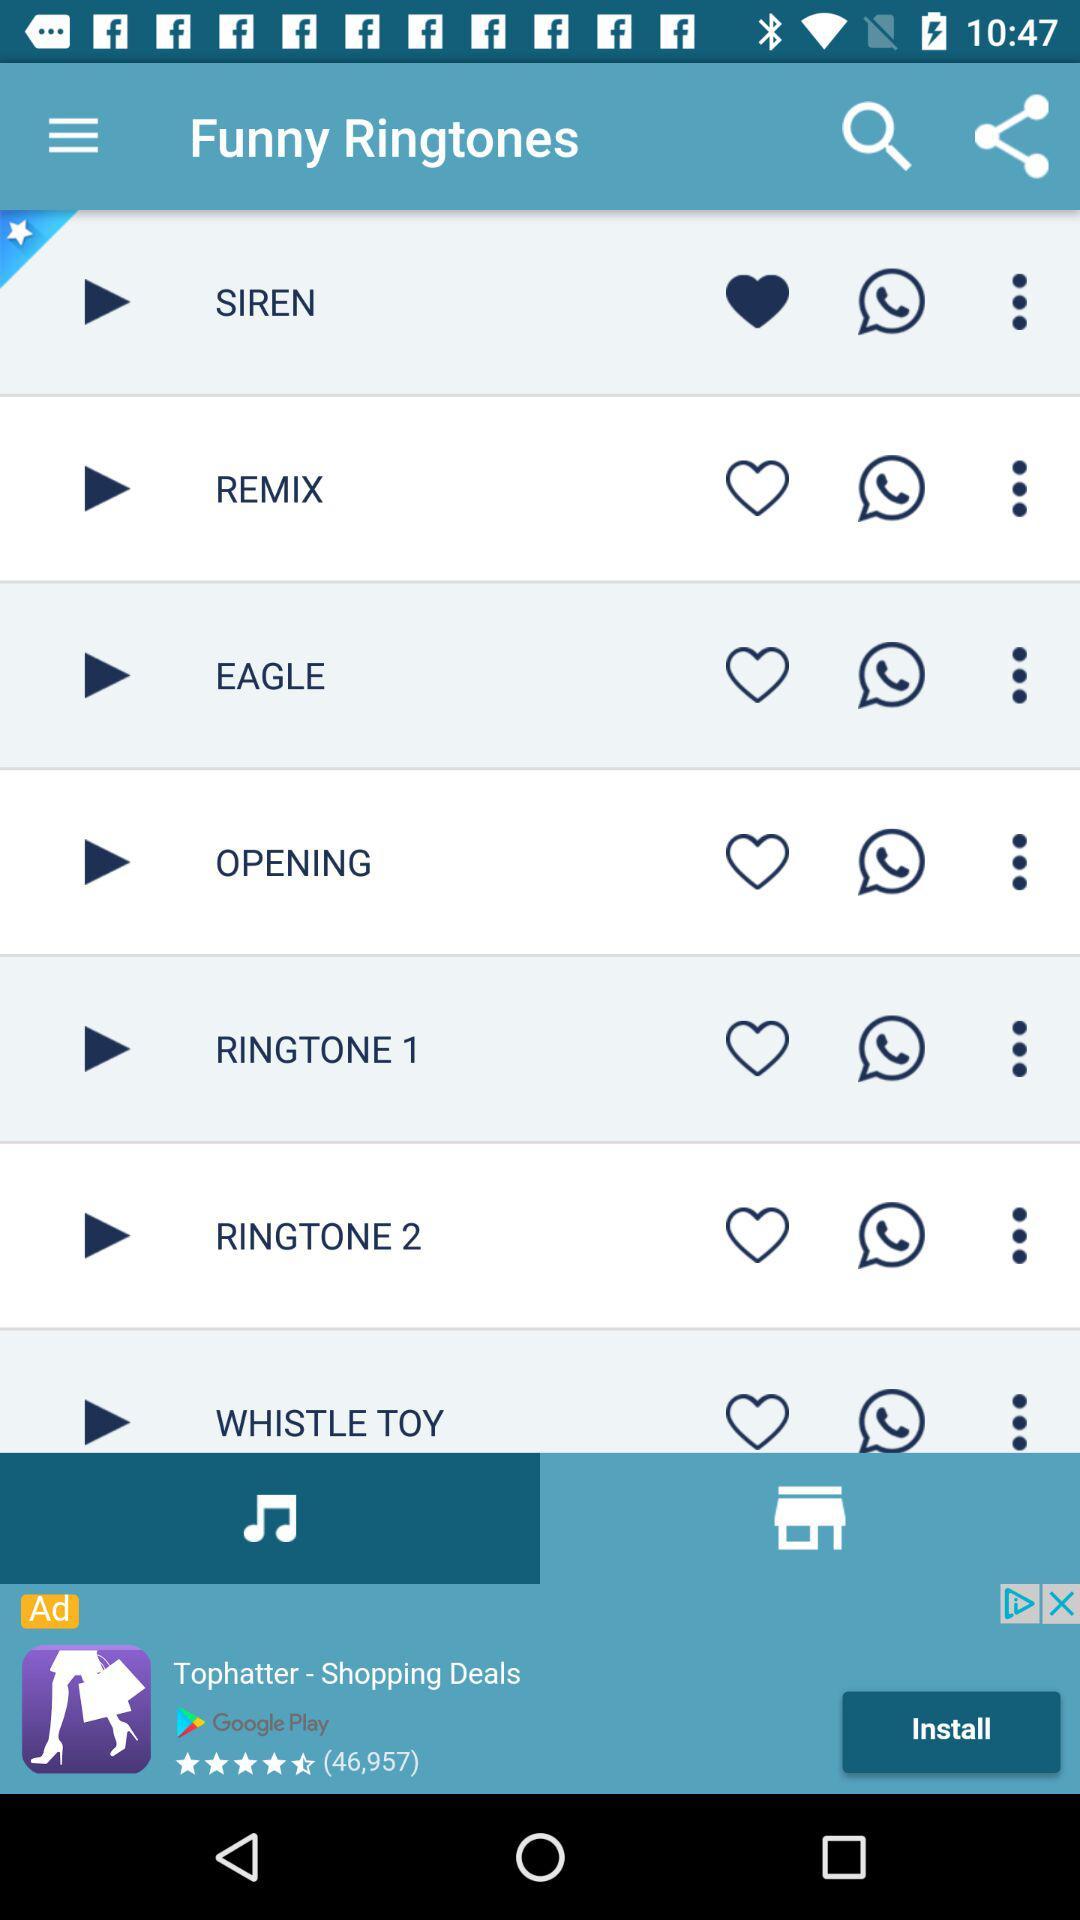  What do you see at coordinates (757, 1047) in the screenshot?
I see `button` at bounding box center [757, 1047].